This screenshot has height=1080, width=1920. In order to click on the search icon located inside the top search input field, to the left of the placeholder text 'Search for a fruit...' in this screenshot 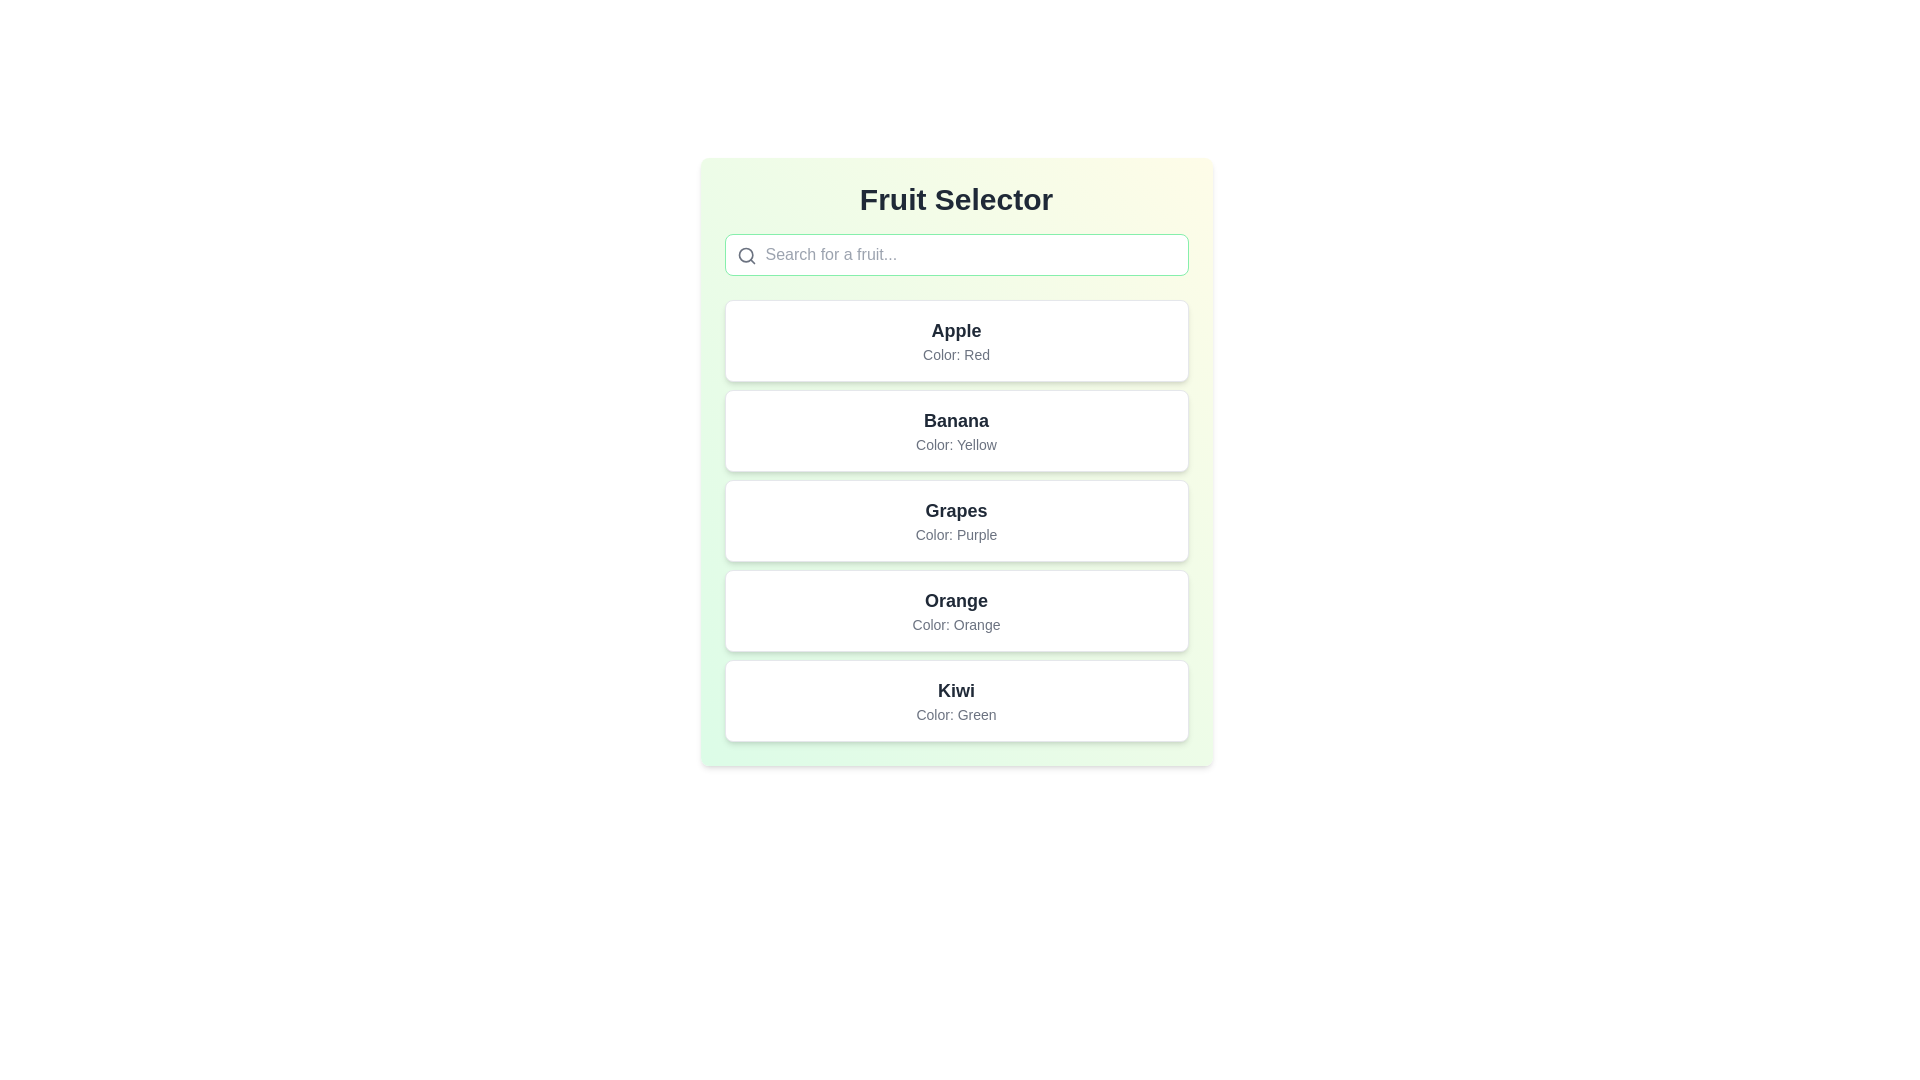, I will do `click(745, 254)`.